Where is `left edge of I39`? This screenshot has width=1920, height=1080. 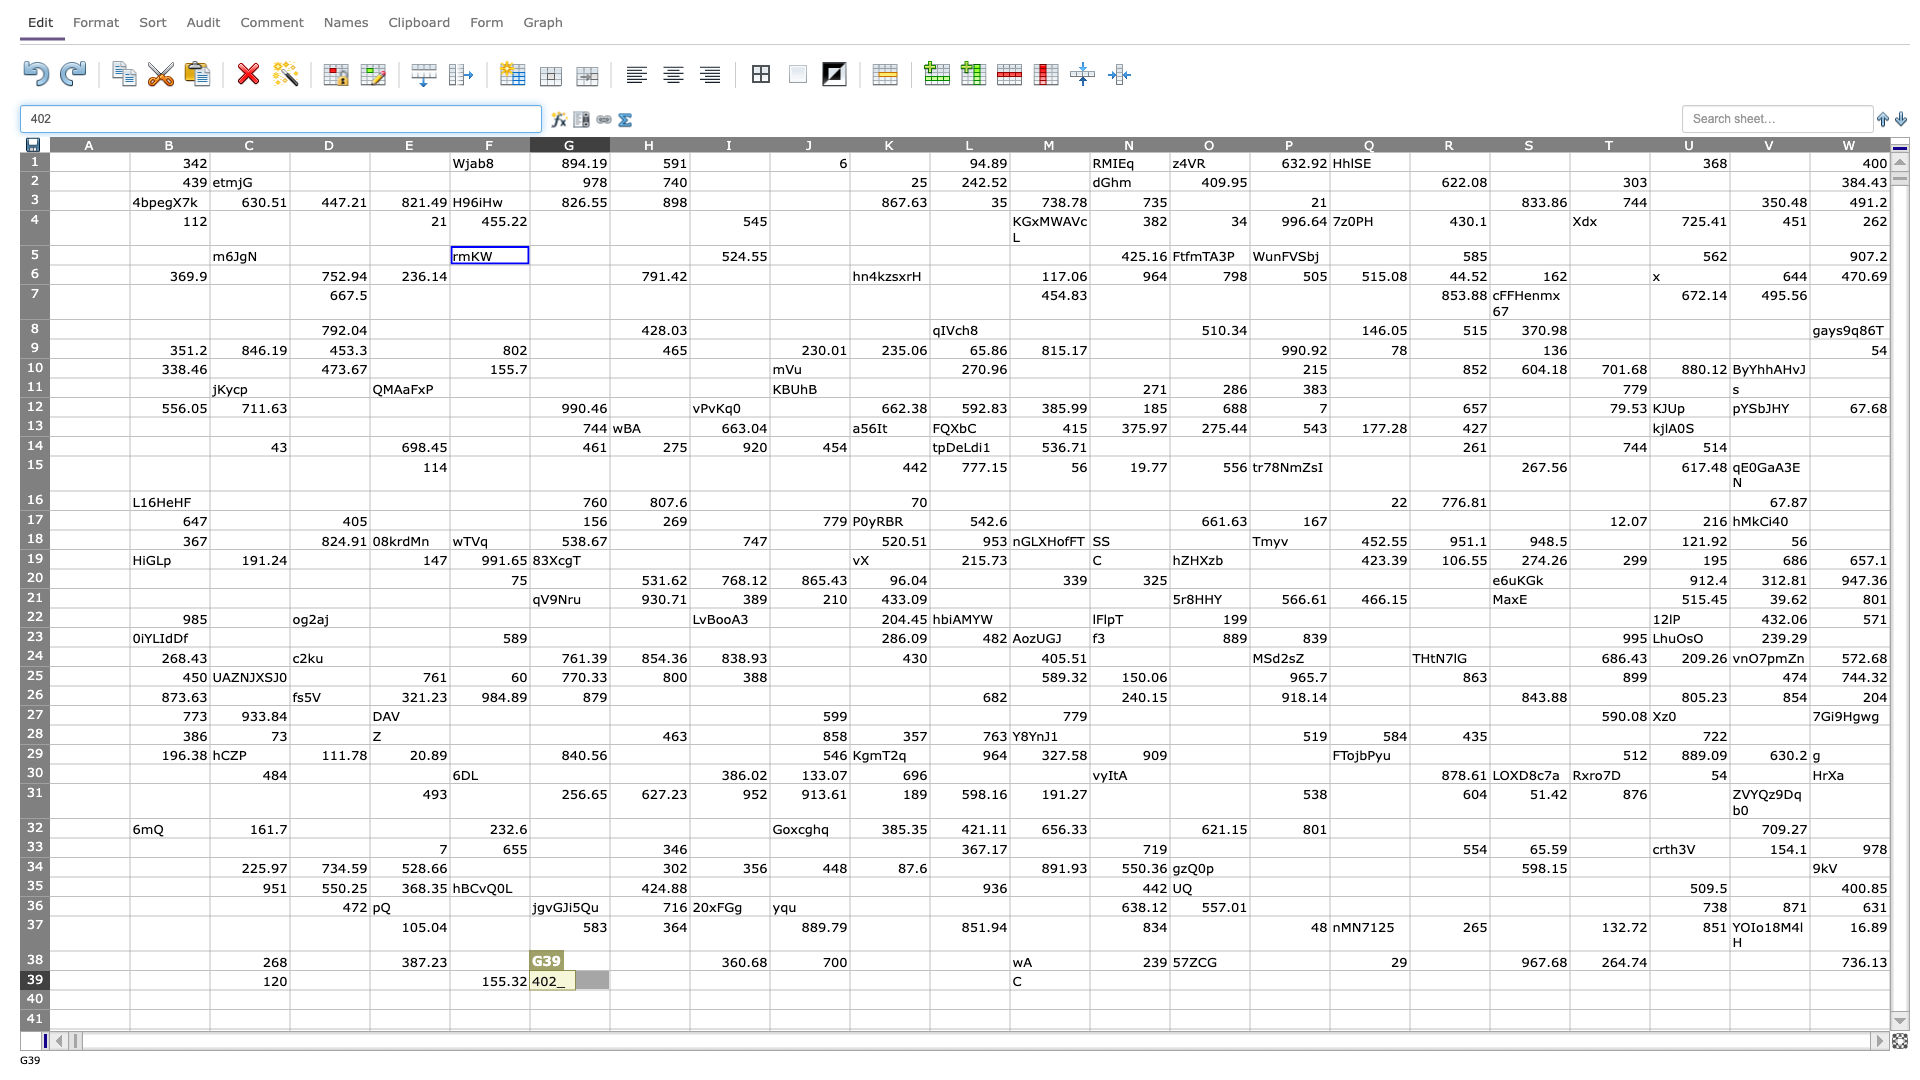
left edge of I39 is located at coordinates (690, 979).